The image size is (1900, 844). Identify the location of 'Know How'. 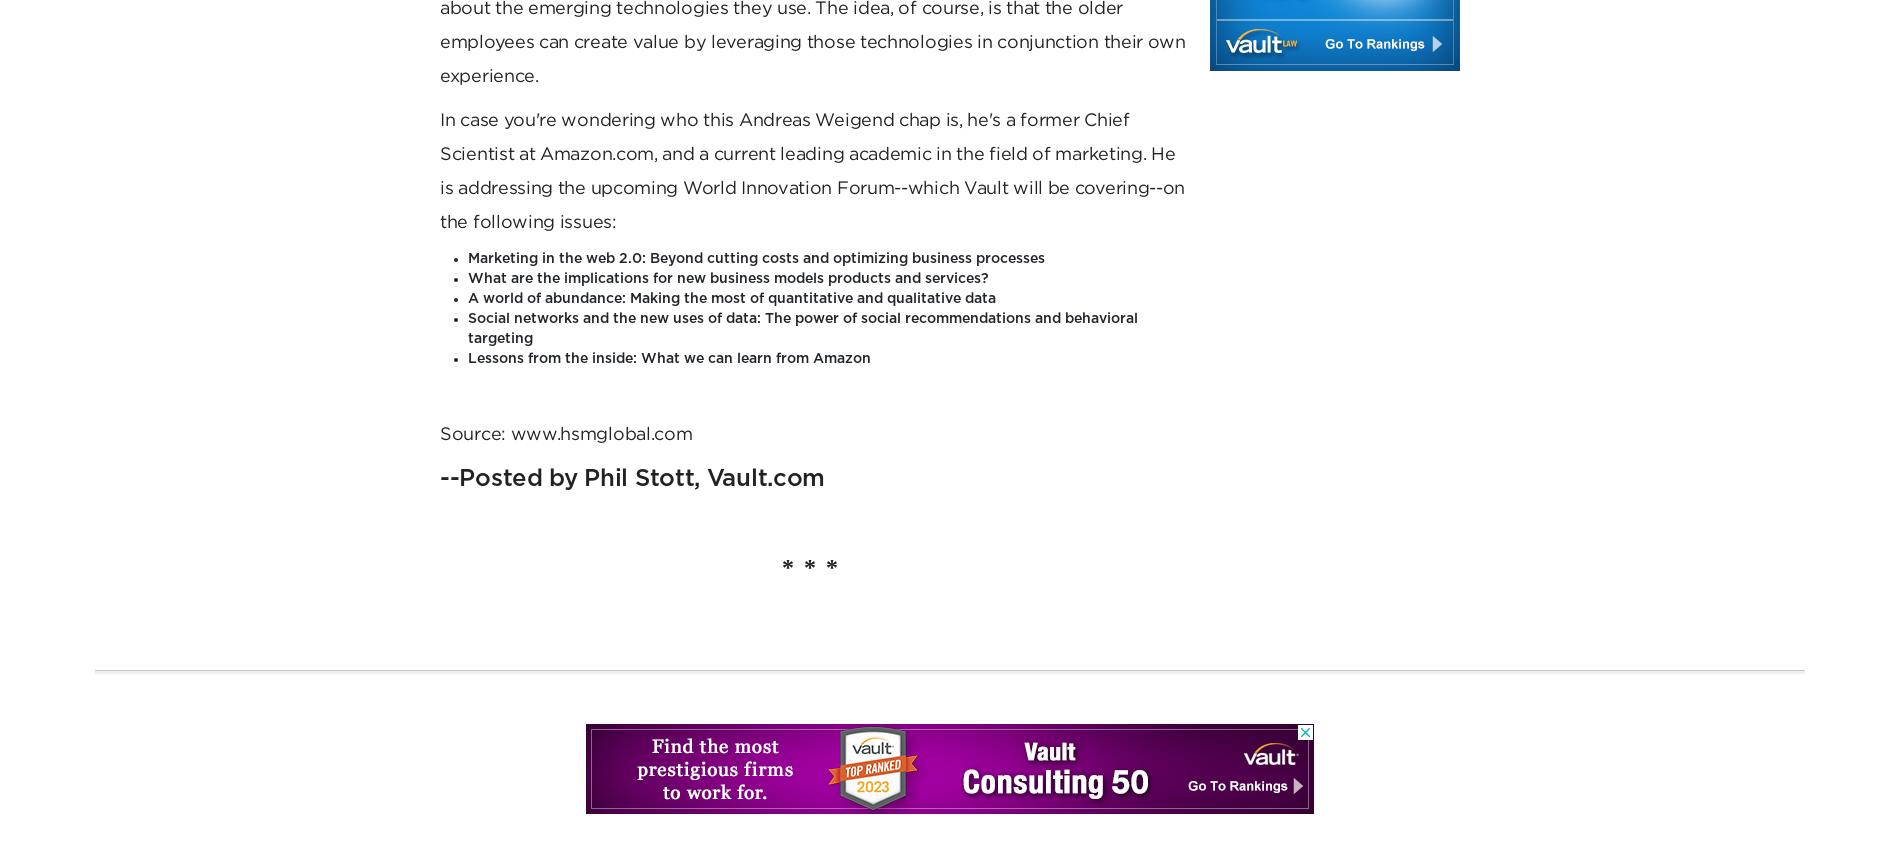
(954, 33).